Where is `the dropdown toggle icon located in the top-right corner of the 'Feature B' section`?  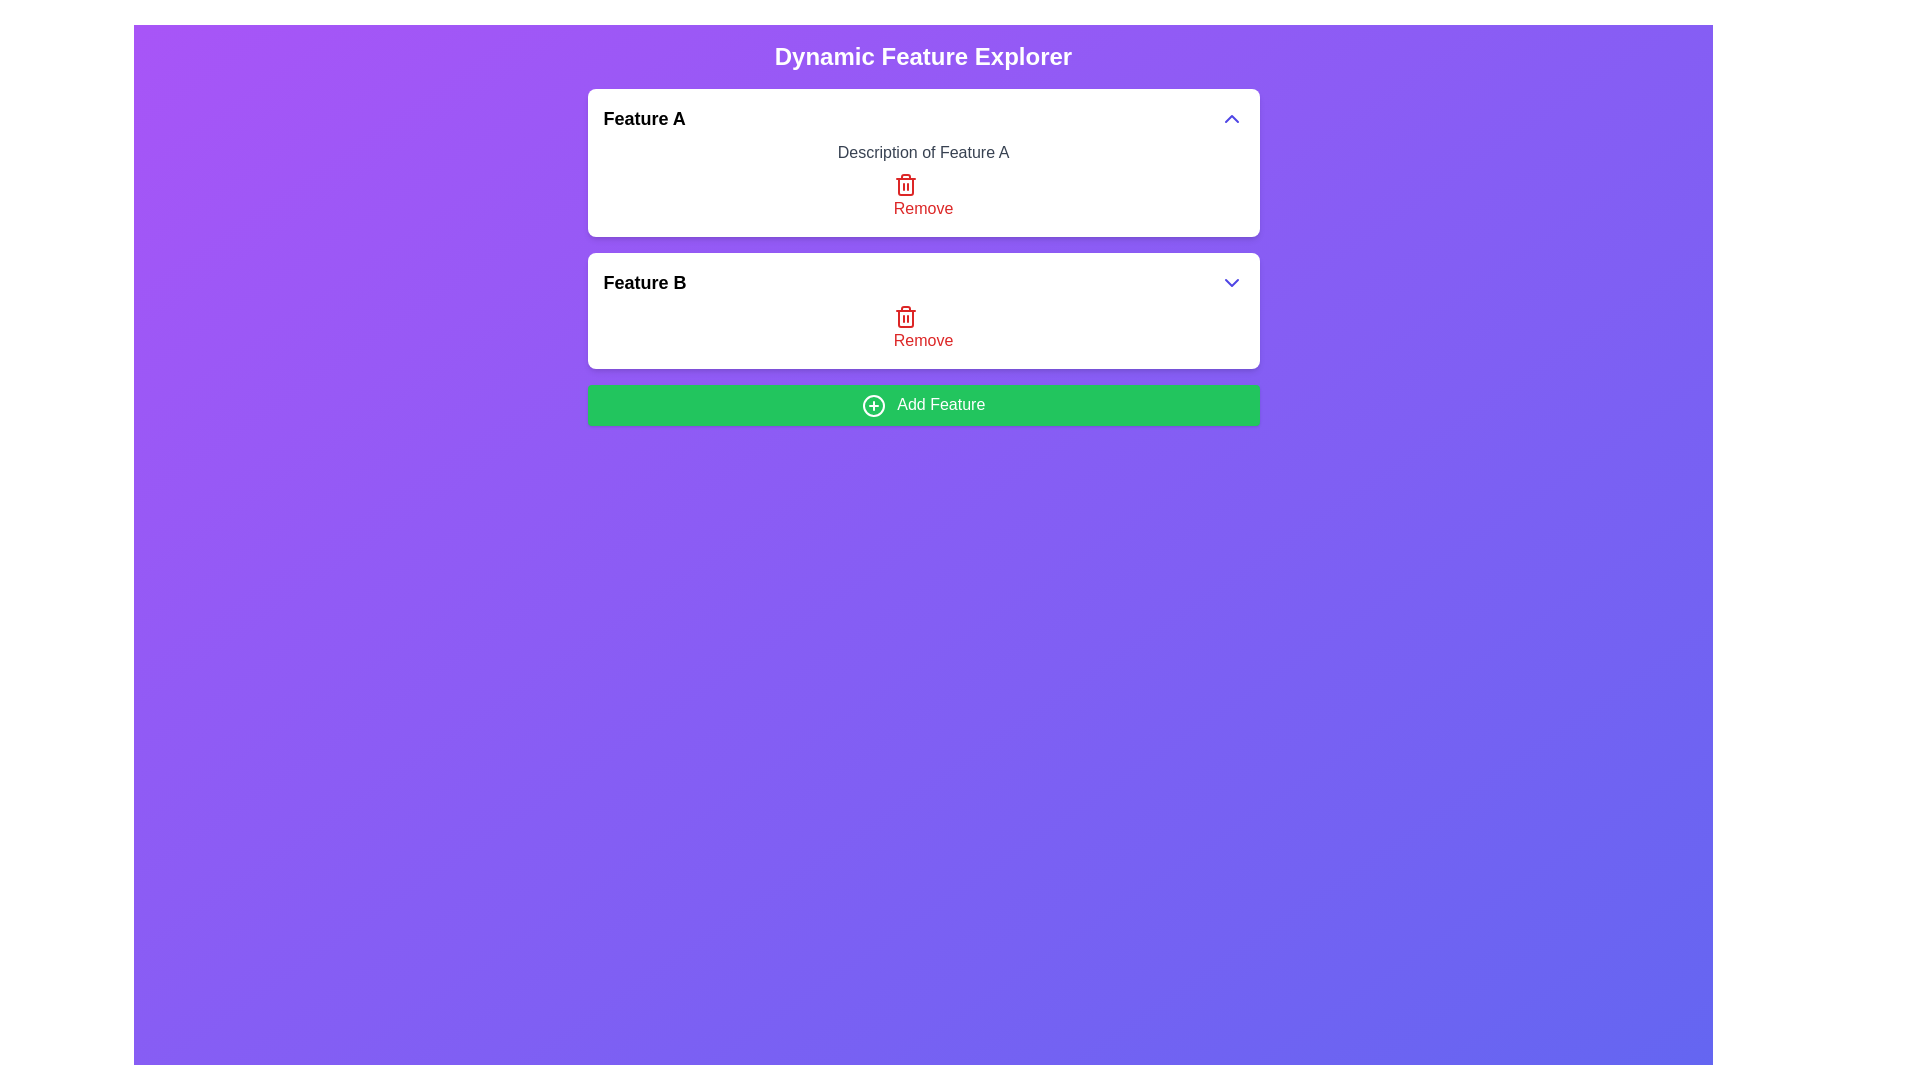
the dropdown toggle icon located in the top-right corner of the 'Feature B' section is located at coordinates (1230, 282).